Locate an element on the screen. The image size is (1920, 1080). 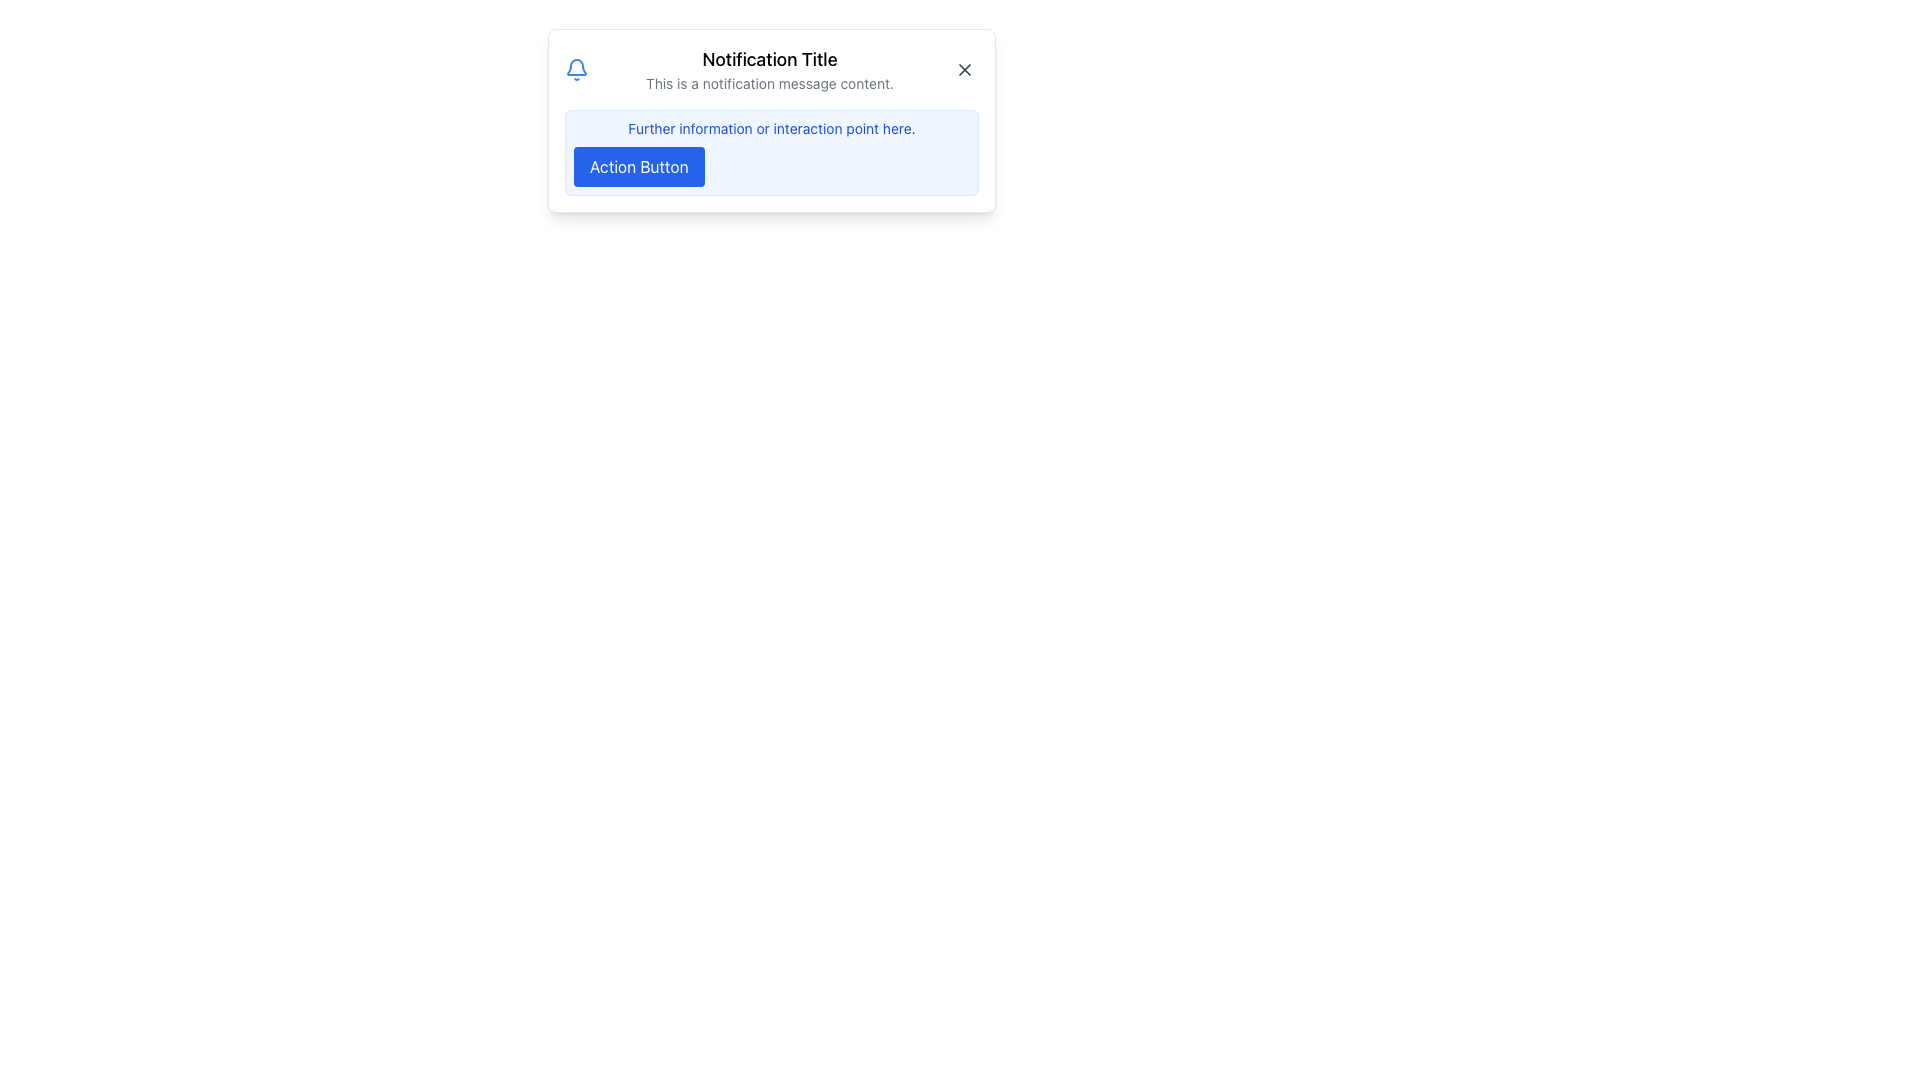
text label positioned at the top-center of the notification box, summarizing the content below is located at coordinates (768, 59).